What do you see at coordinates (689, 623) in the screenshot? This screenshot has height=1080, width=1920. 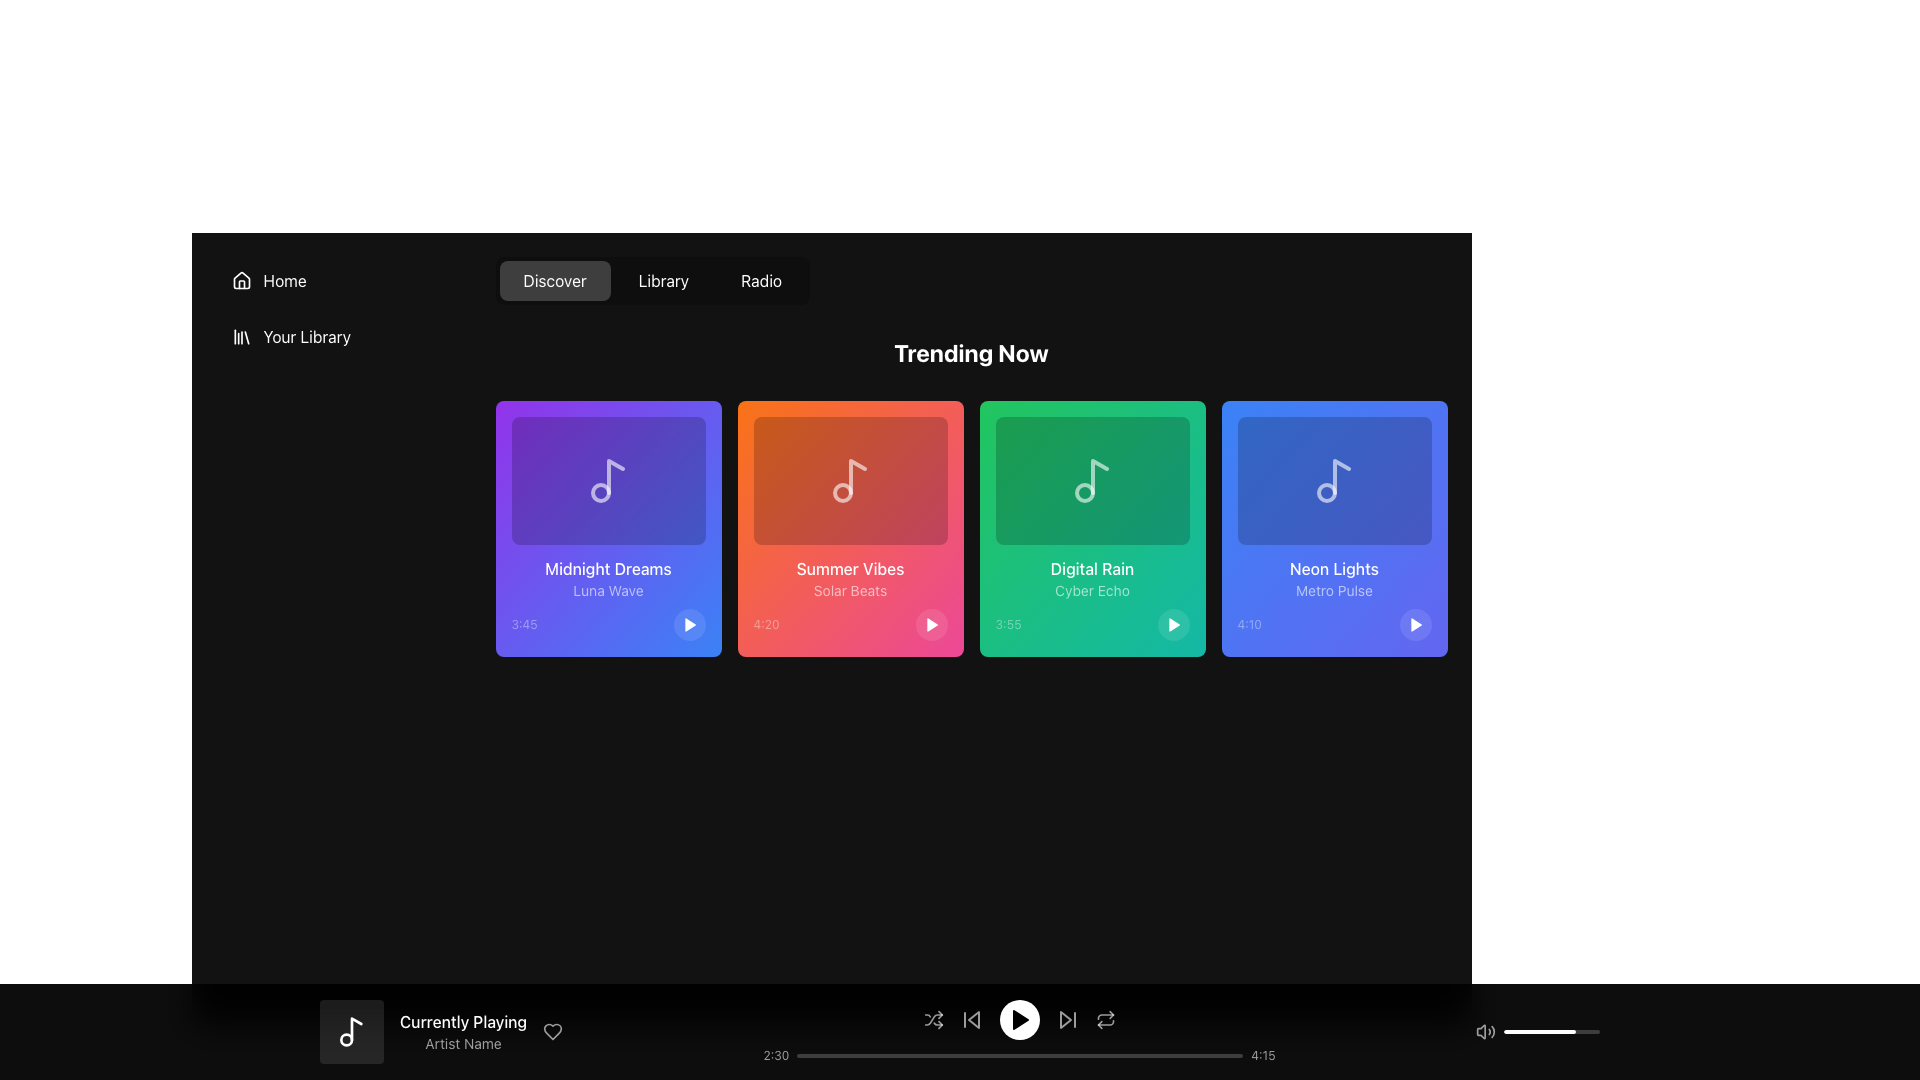 I see `the circular play button with a white background located at the bottom-right of the 'Midnight Dreams' card to play the content` at bounding box center [689, 623].